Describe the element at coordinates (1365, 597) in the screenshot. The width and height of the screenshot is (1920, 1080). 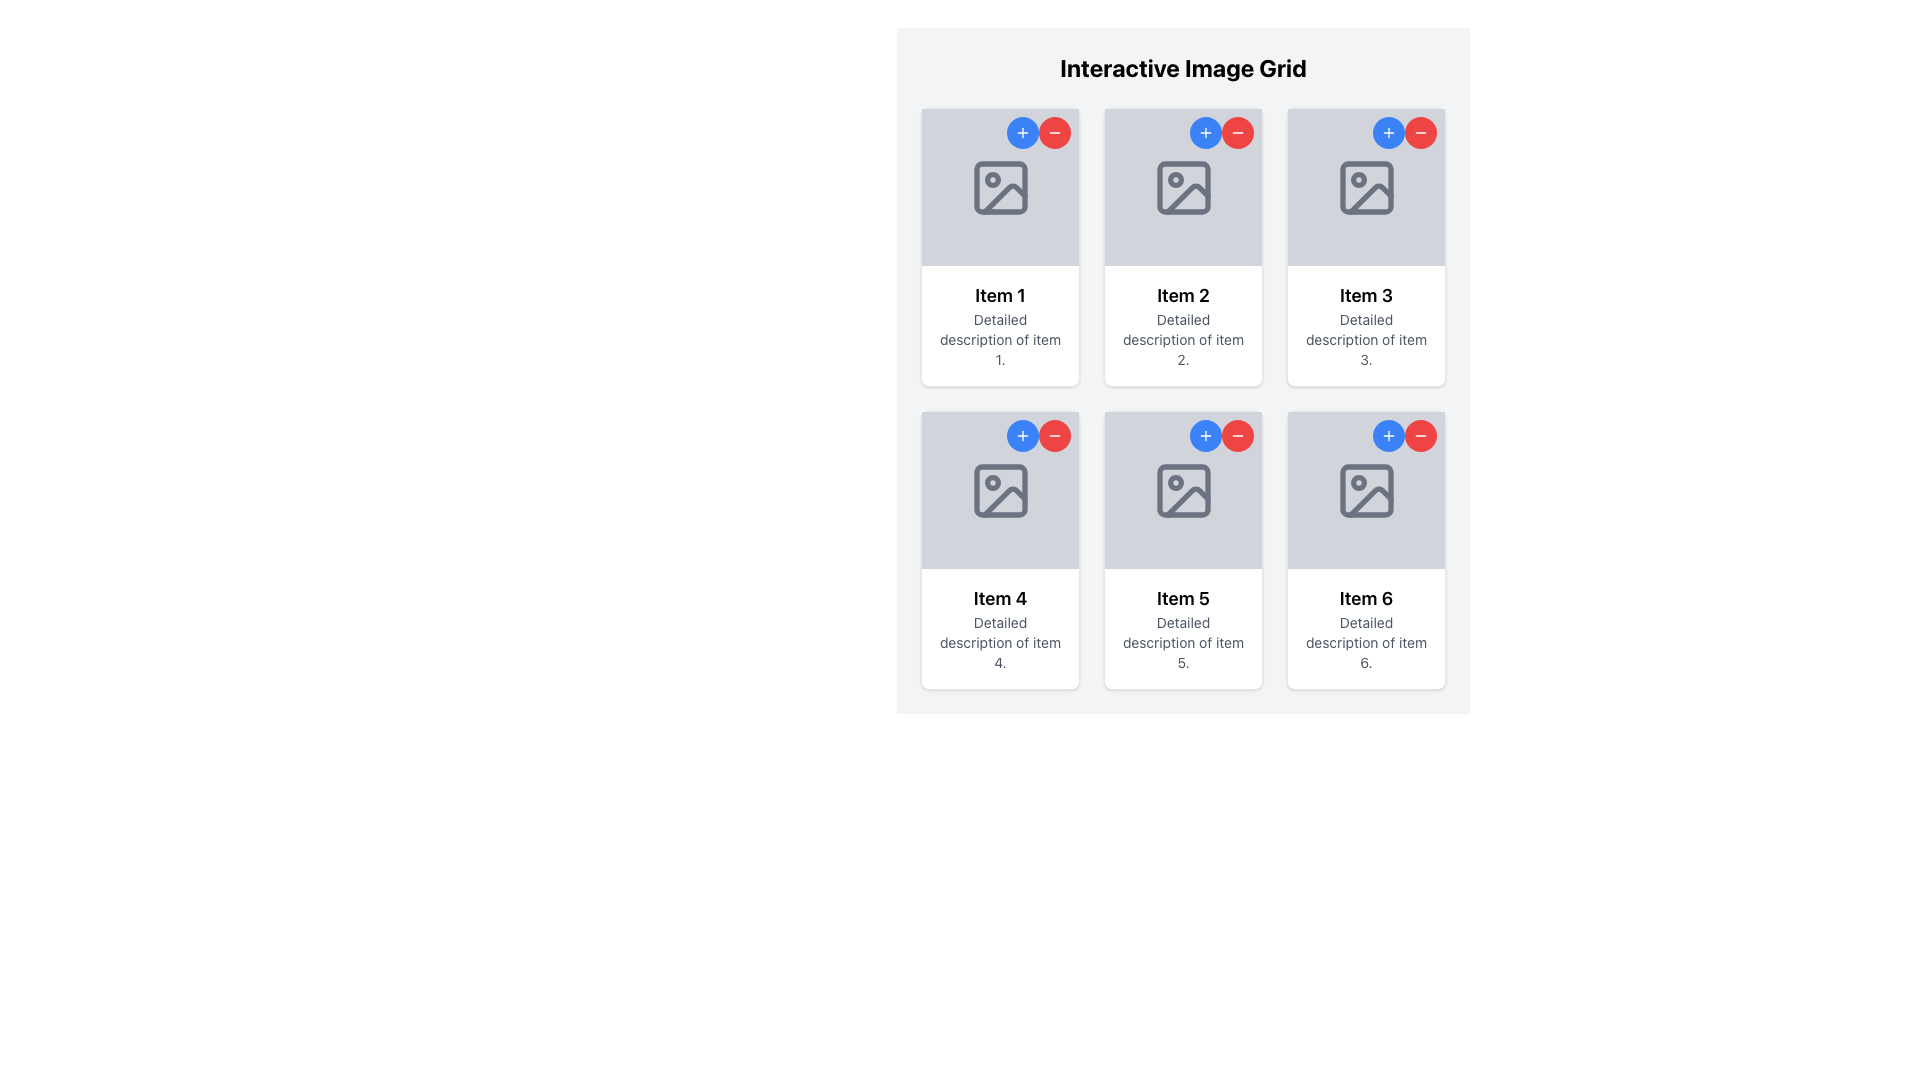
I see `the bold textual label reading 'Item 6' located in the bottom-right corner of a 2x3 grid layout` at that location.